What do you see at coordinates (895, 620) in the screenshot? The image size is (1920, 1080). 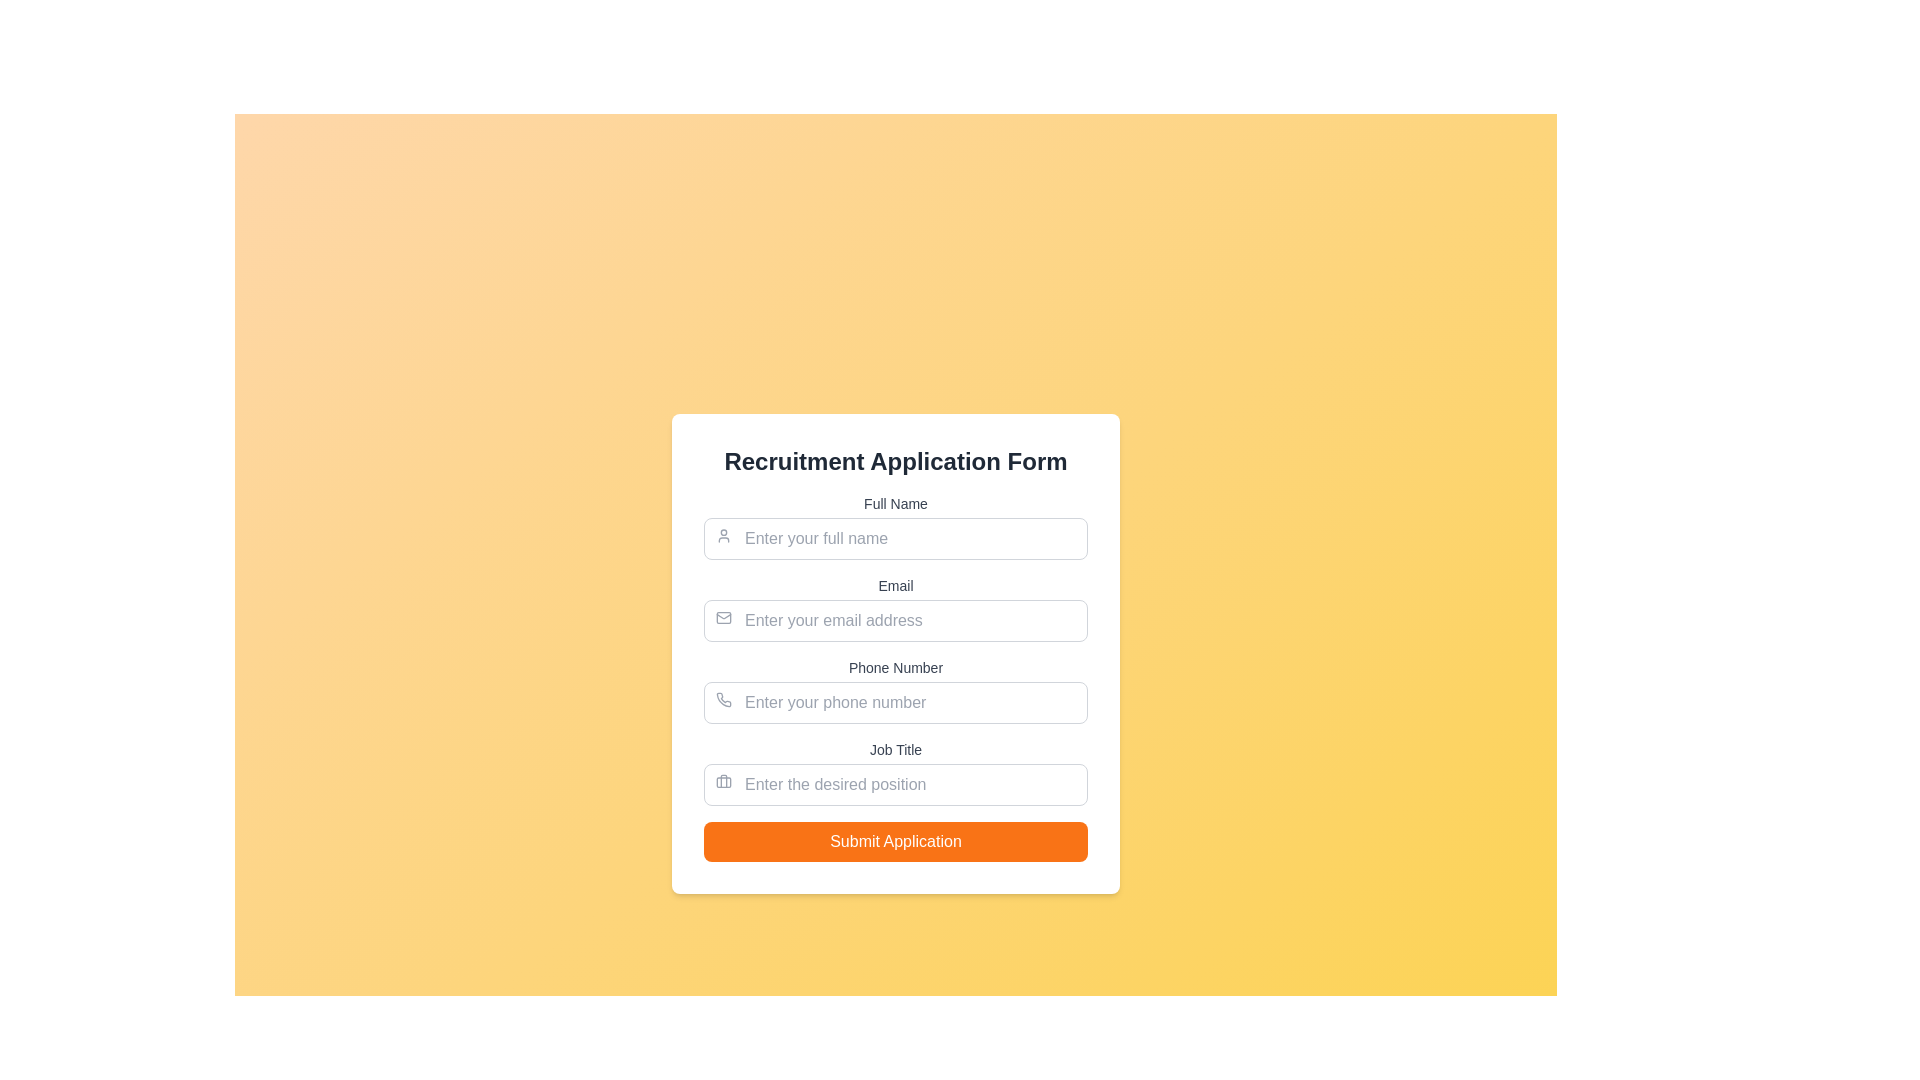 I see `the Text Input Field for entering an email address, which is below the 'Email' label and above the 'Phone Number' input field` at bounding box center [895, 620].